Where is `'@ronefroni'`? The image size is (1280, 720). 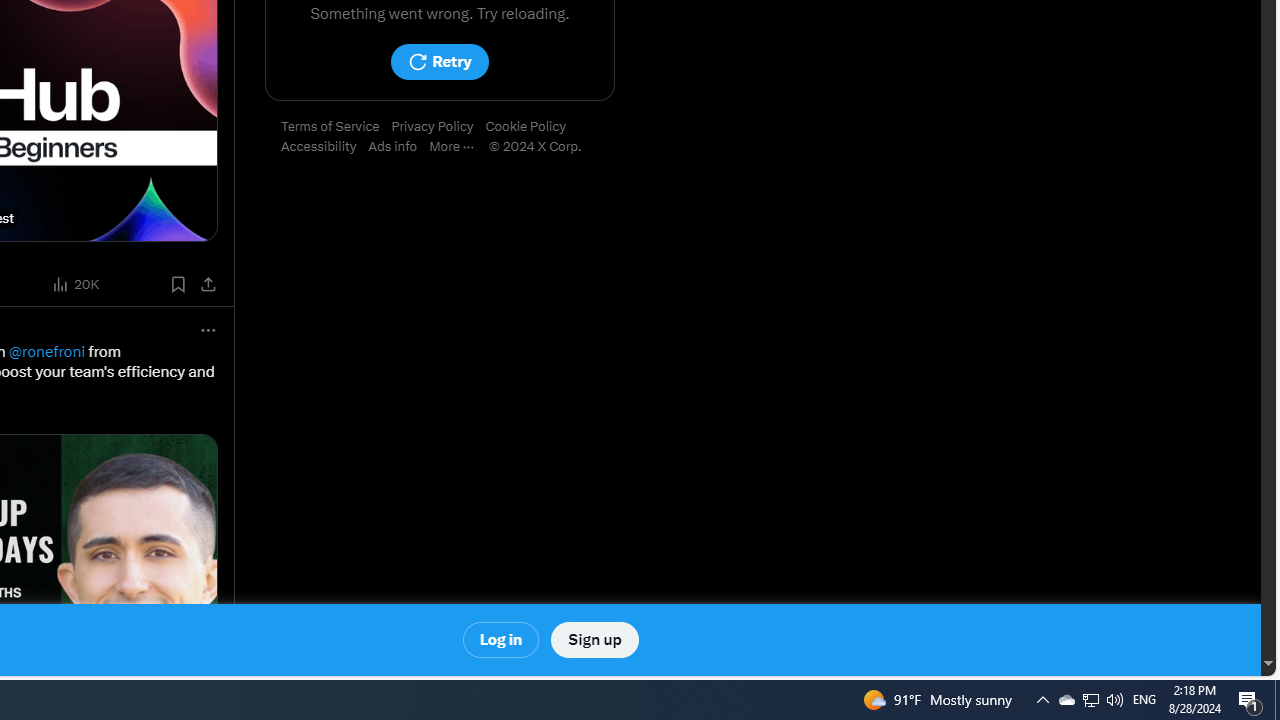 '@ronefroni' is located at coordinates (47, 350).